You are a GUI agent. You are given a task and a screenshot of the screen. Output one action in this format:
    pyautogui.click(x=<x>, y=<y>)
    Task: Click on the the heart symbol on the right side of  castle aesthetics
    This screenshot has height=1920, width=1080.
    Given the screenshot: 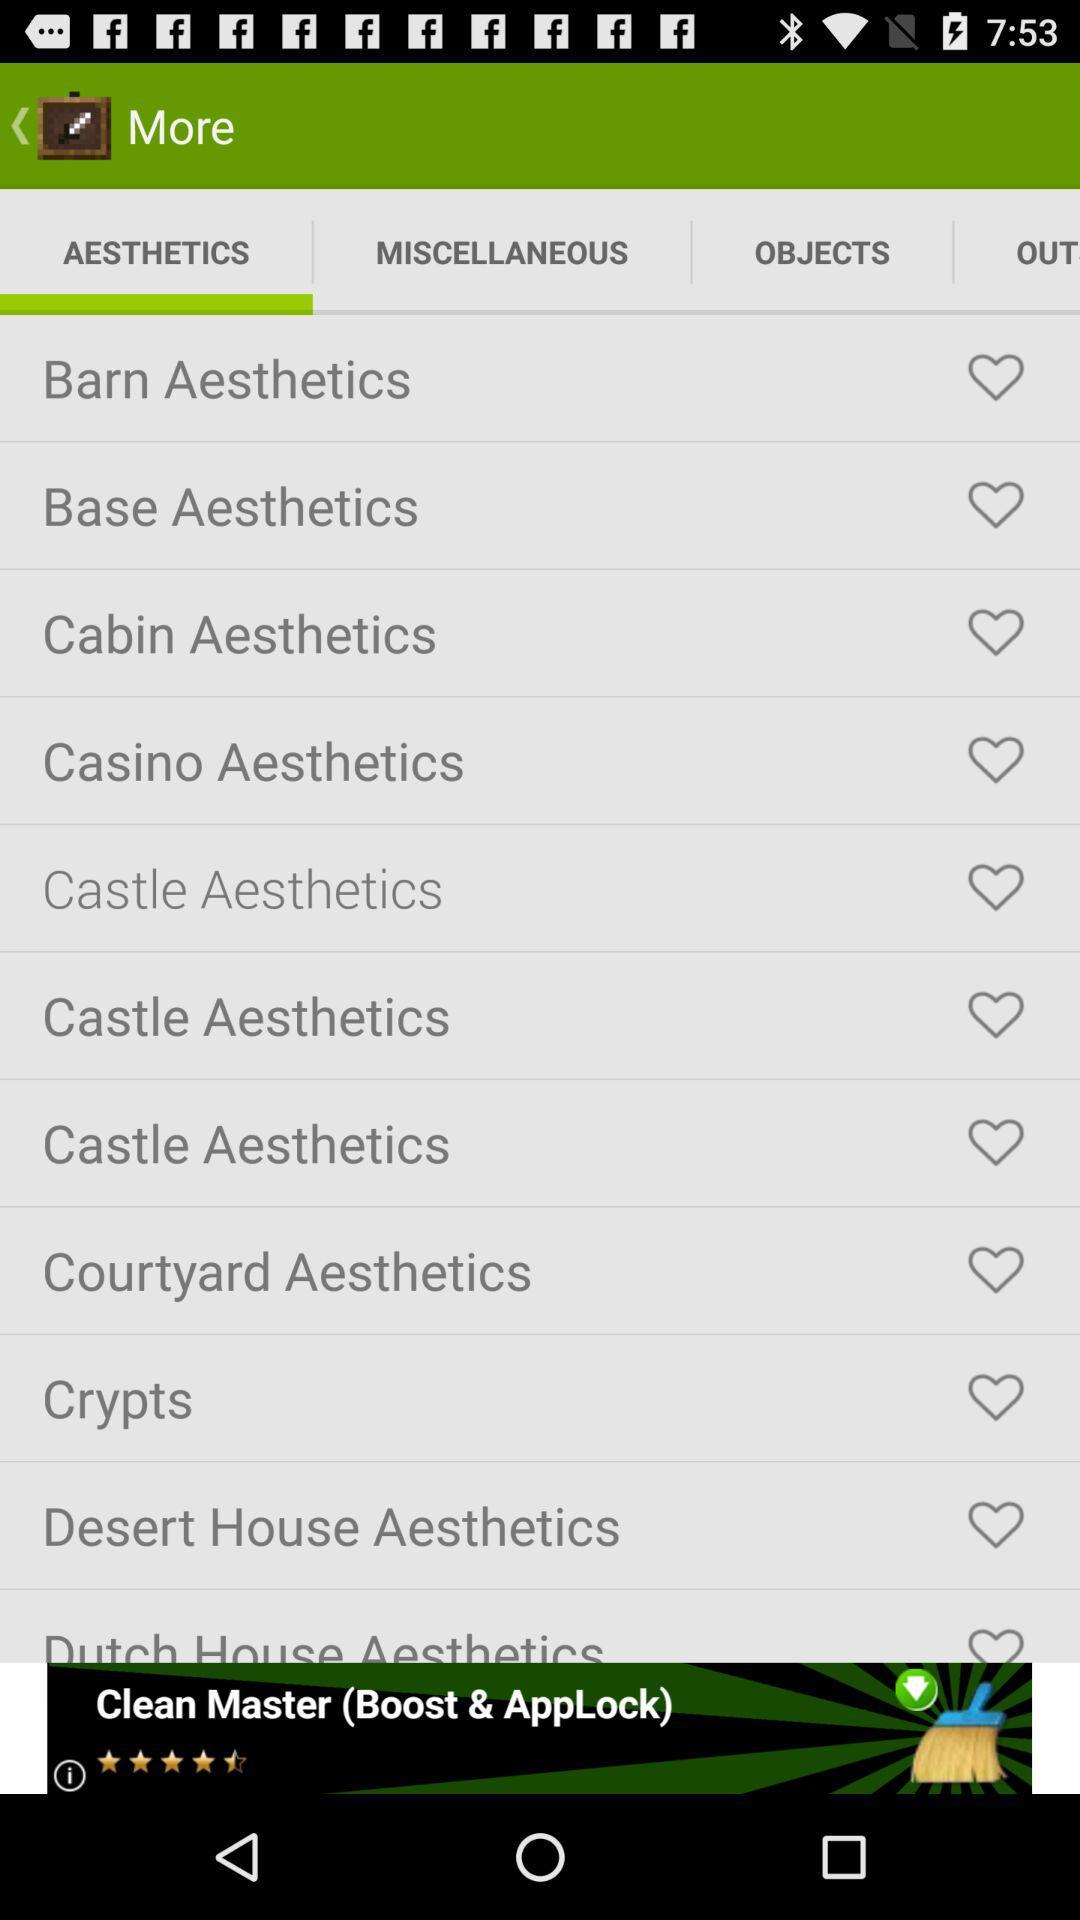 What is the action you would take?
    pyautogui.click(x=995, y=887)
    